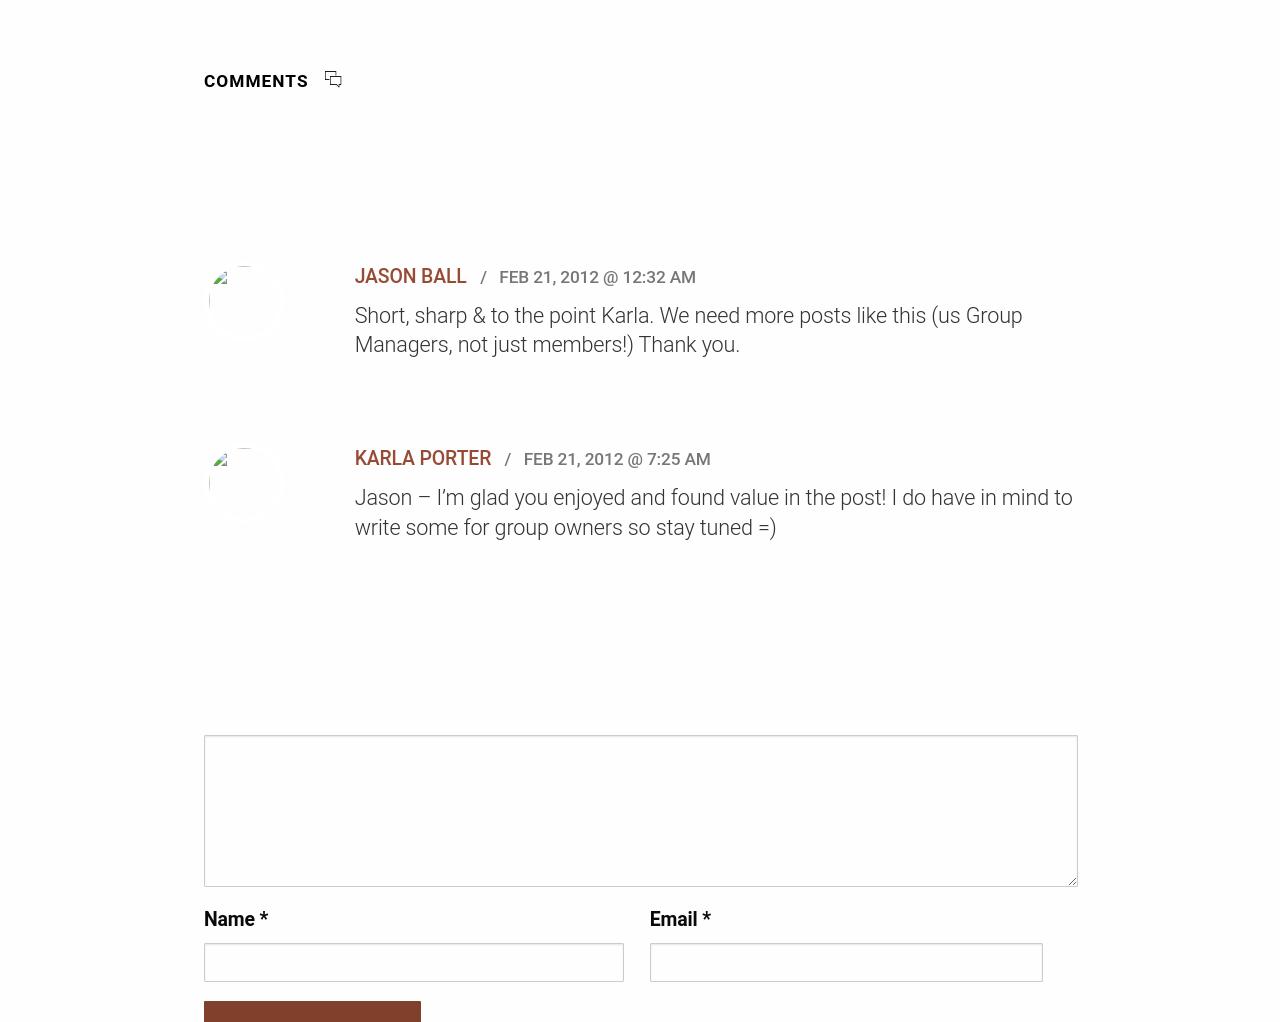 The image size is (1280, 1022). I want to click on 'Comments', so click(203, 79).